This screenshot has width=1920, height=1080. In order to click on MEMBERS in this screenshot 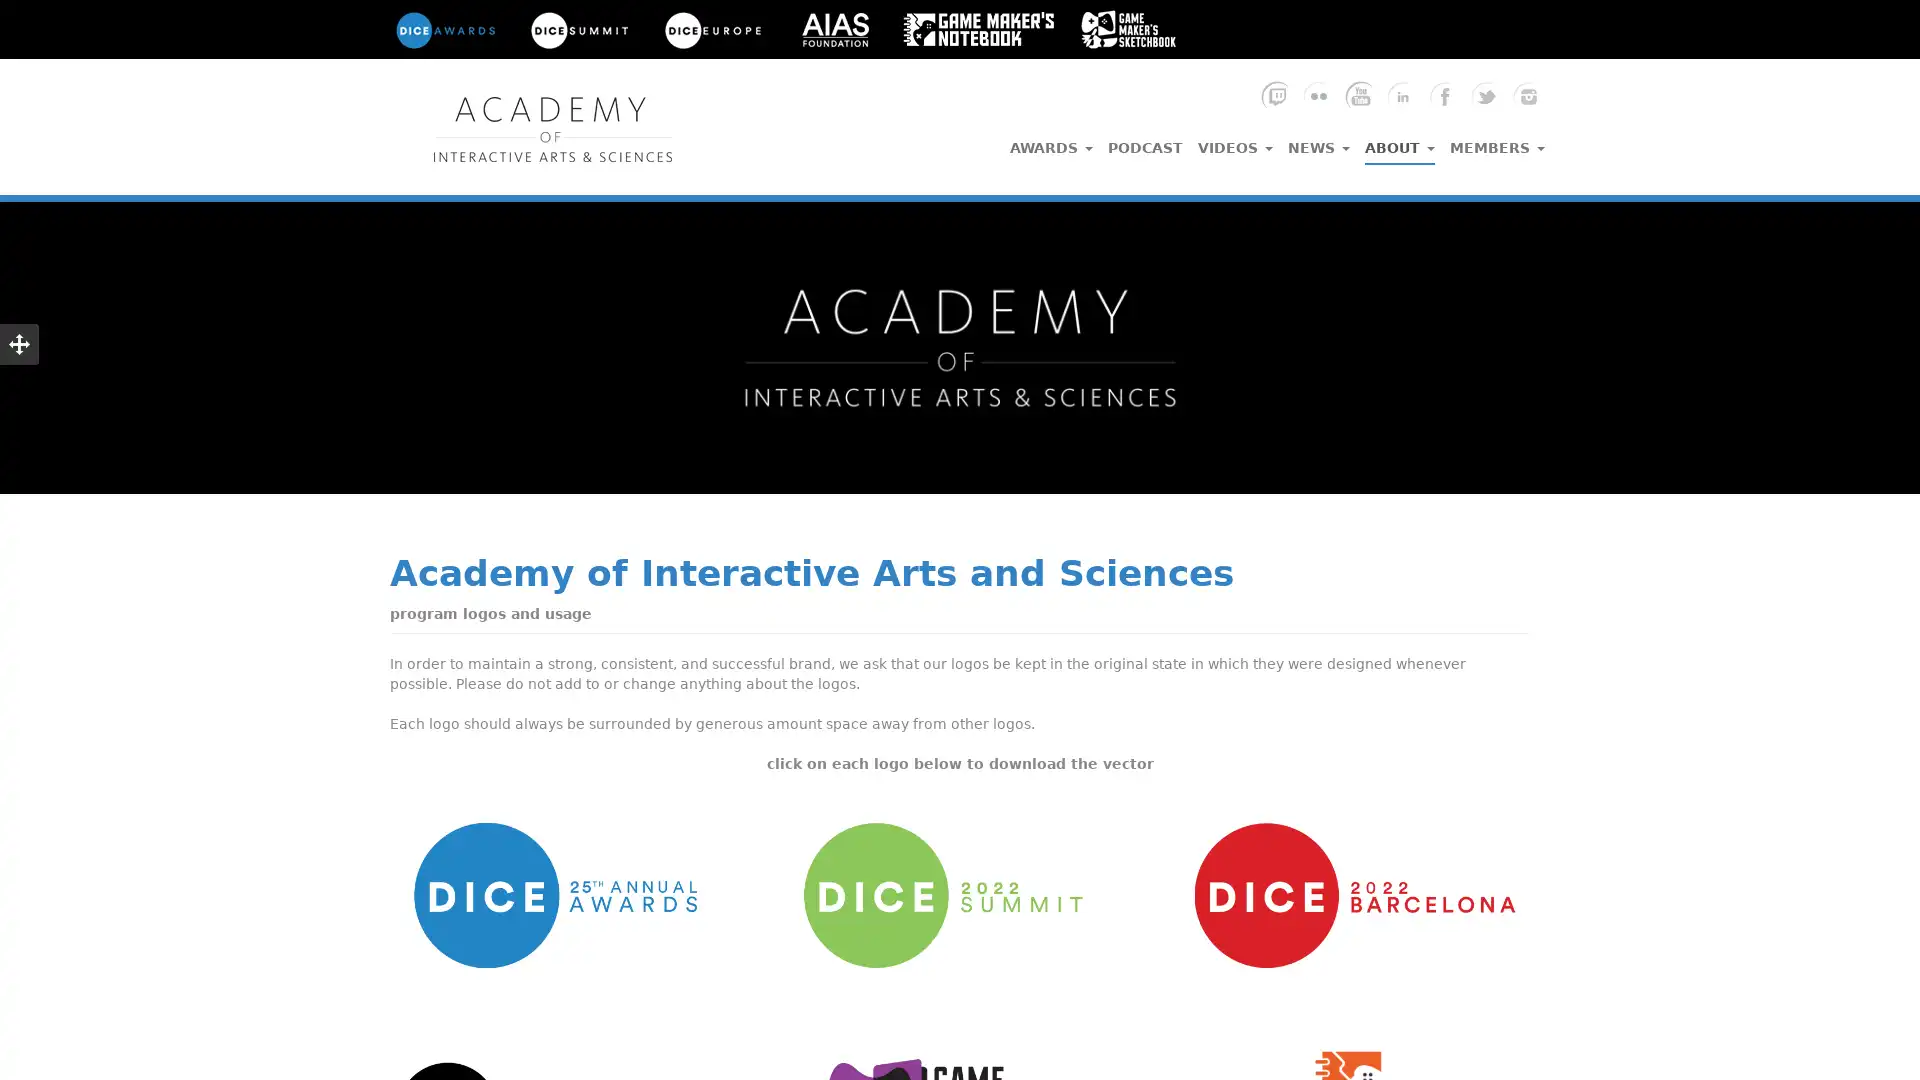, I will do `click(1497, 141)`.